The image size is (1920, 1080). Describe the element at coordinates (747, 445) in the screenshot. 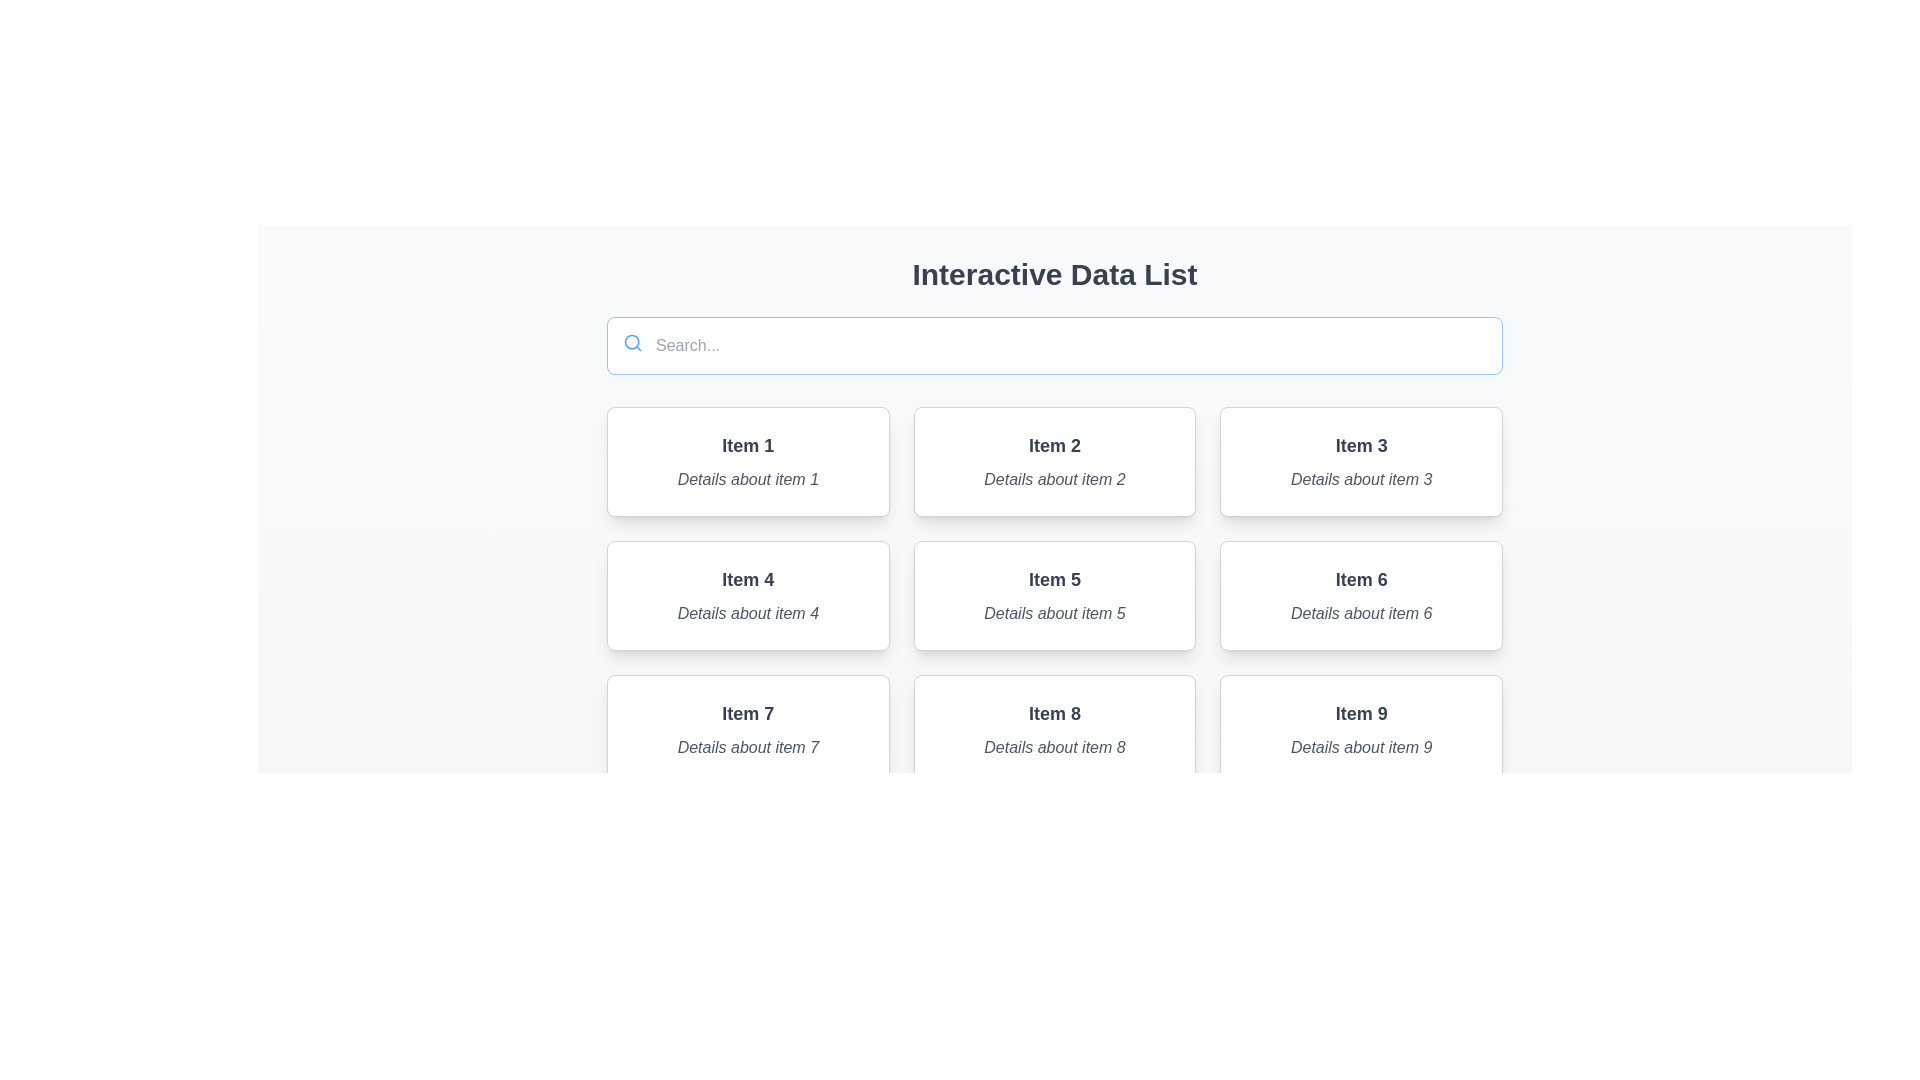

I see `the title text label of the card component that serves as an identifier for the card's information, positioned at the top of the card in a grid layout` at that location.